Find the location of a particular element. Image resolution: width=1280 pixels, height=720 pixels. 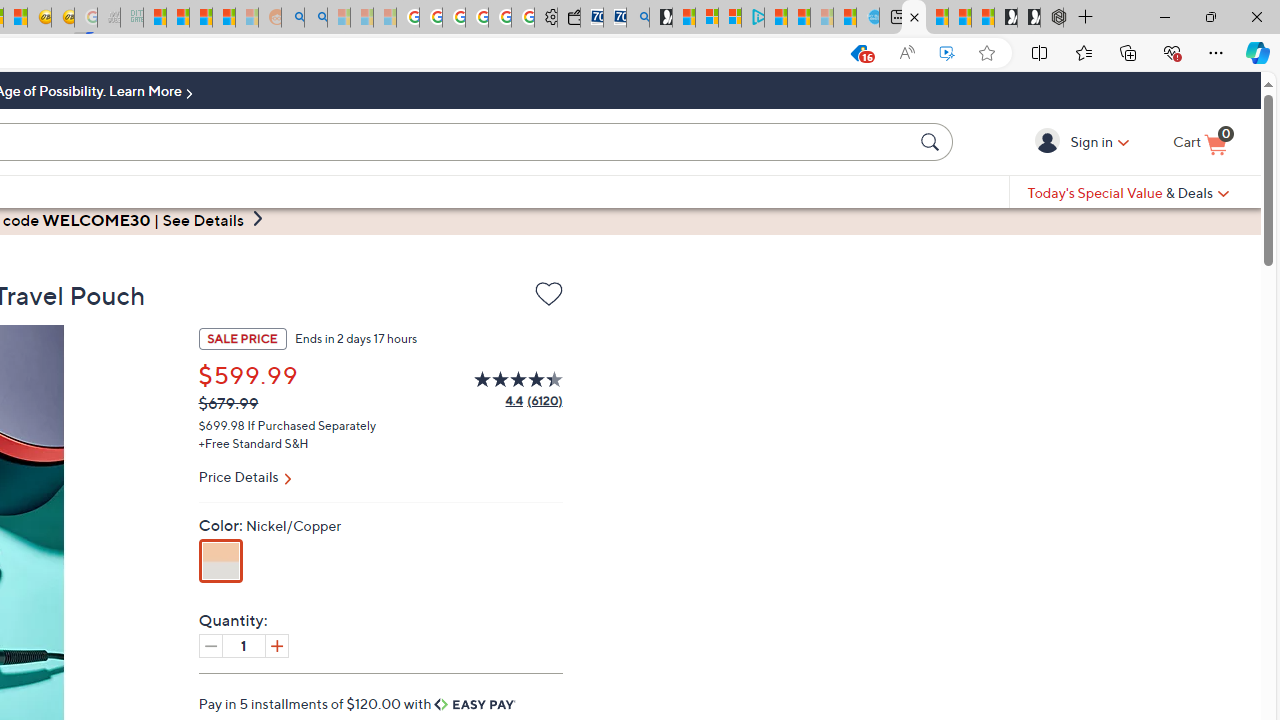

'Sign in' is located at coordinates (1049, 140).